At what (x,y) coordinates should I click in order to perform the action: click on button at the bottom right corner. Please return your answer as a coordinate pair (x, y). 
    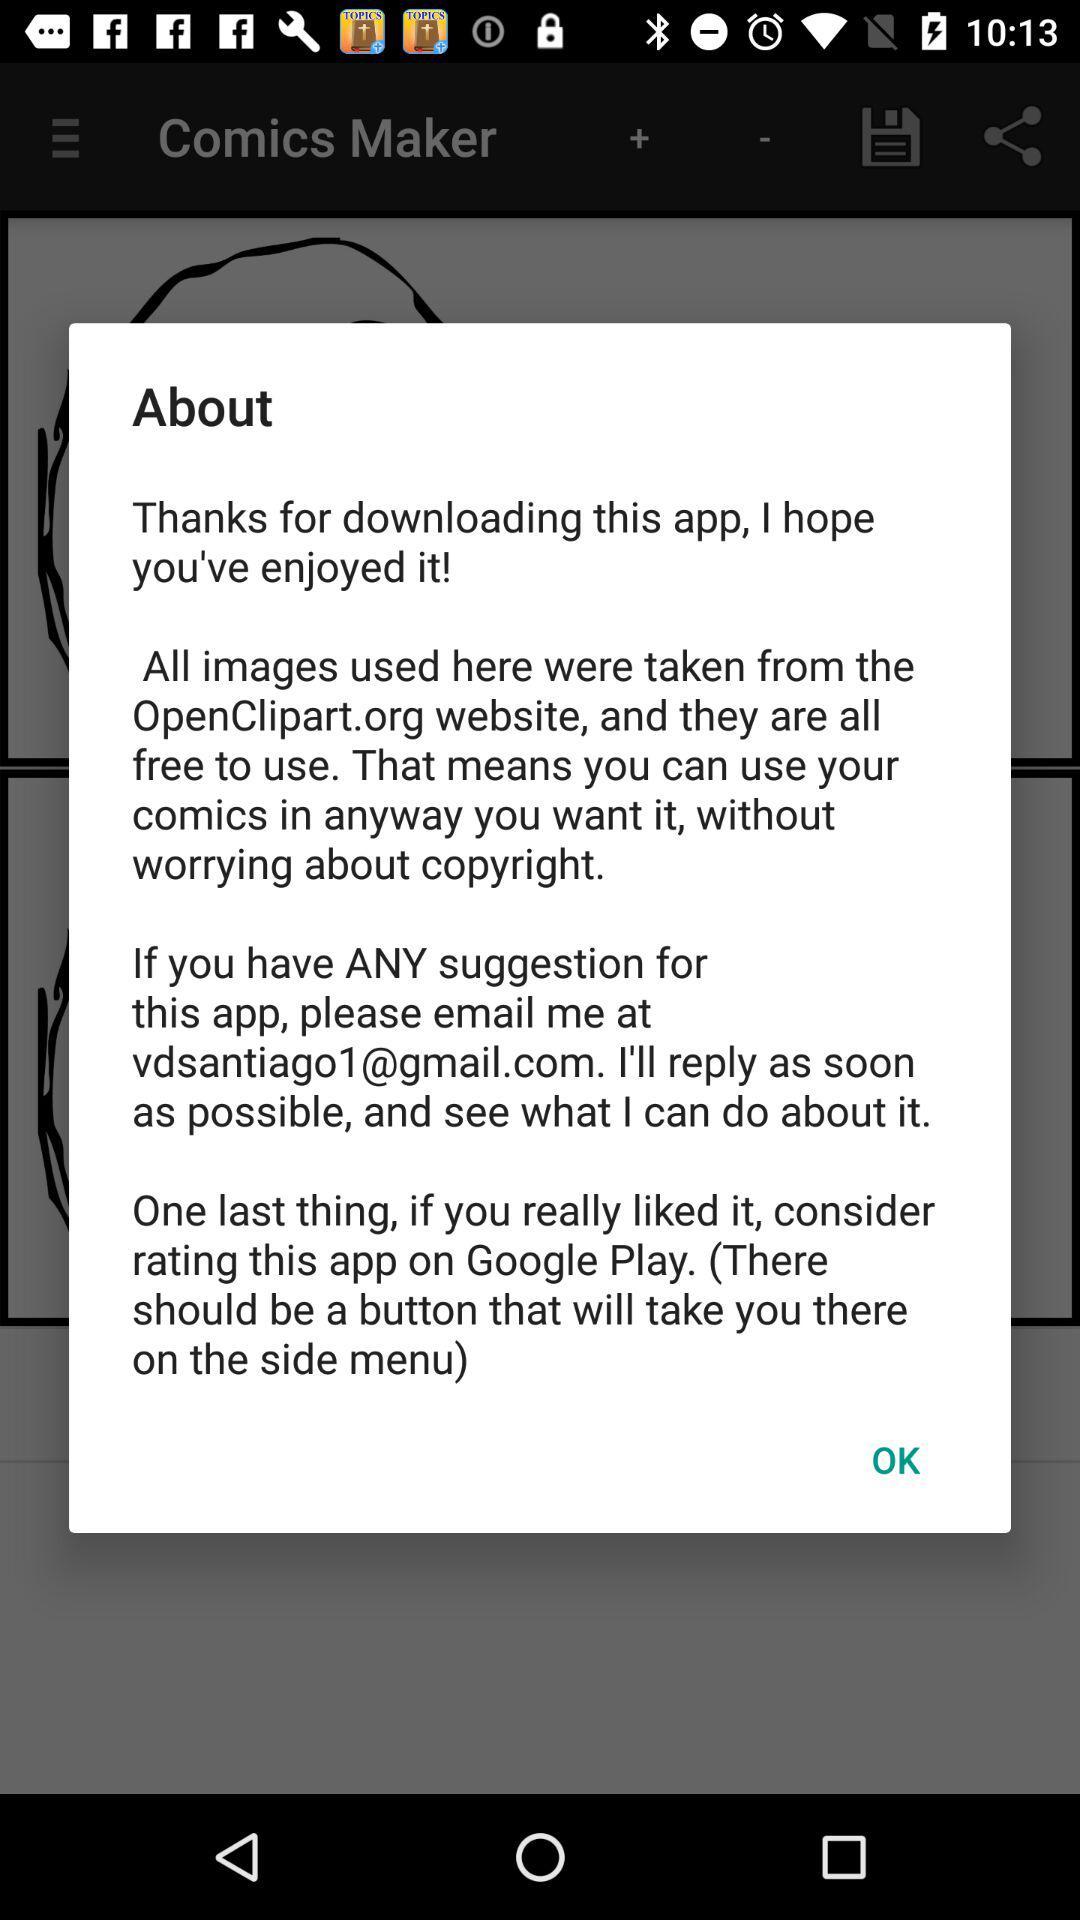
    Looking at the image, I should click on (894, 1459).